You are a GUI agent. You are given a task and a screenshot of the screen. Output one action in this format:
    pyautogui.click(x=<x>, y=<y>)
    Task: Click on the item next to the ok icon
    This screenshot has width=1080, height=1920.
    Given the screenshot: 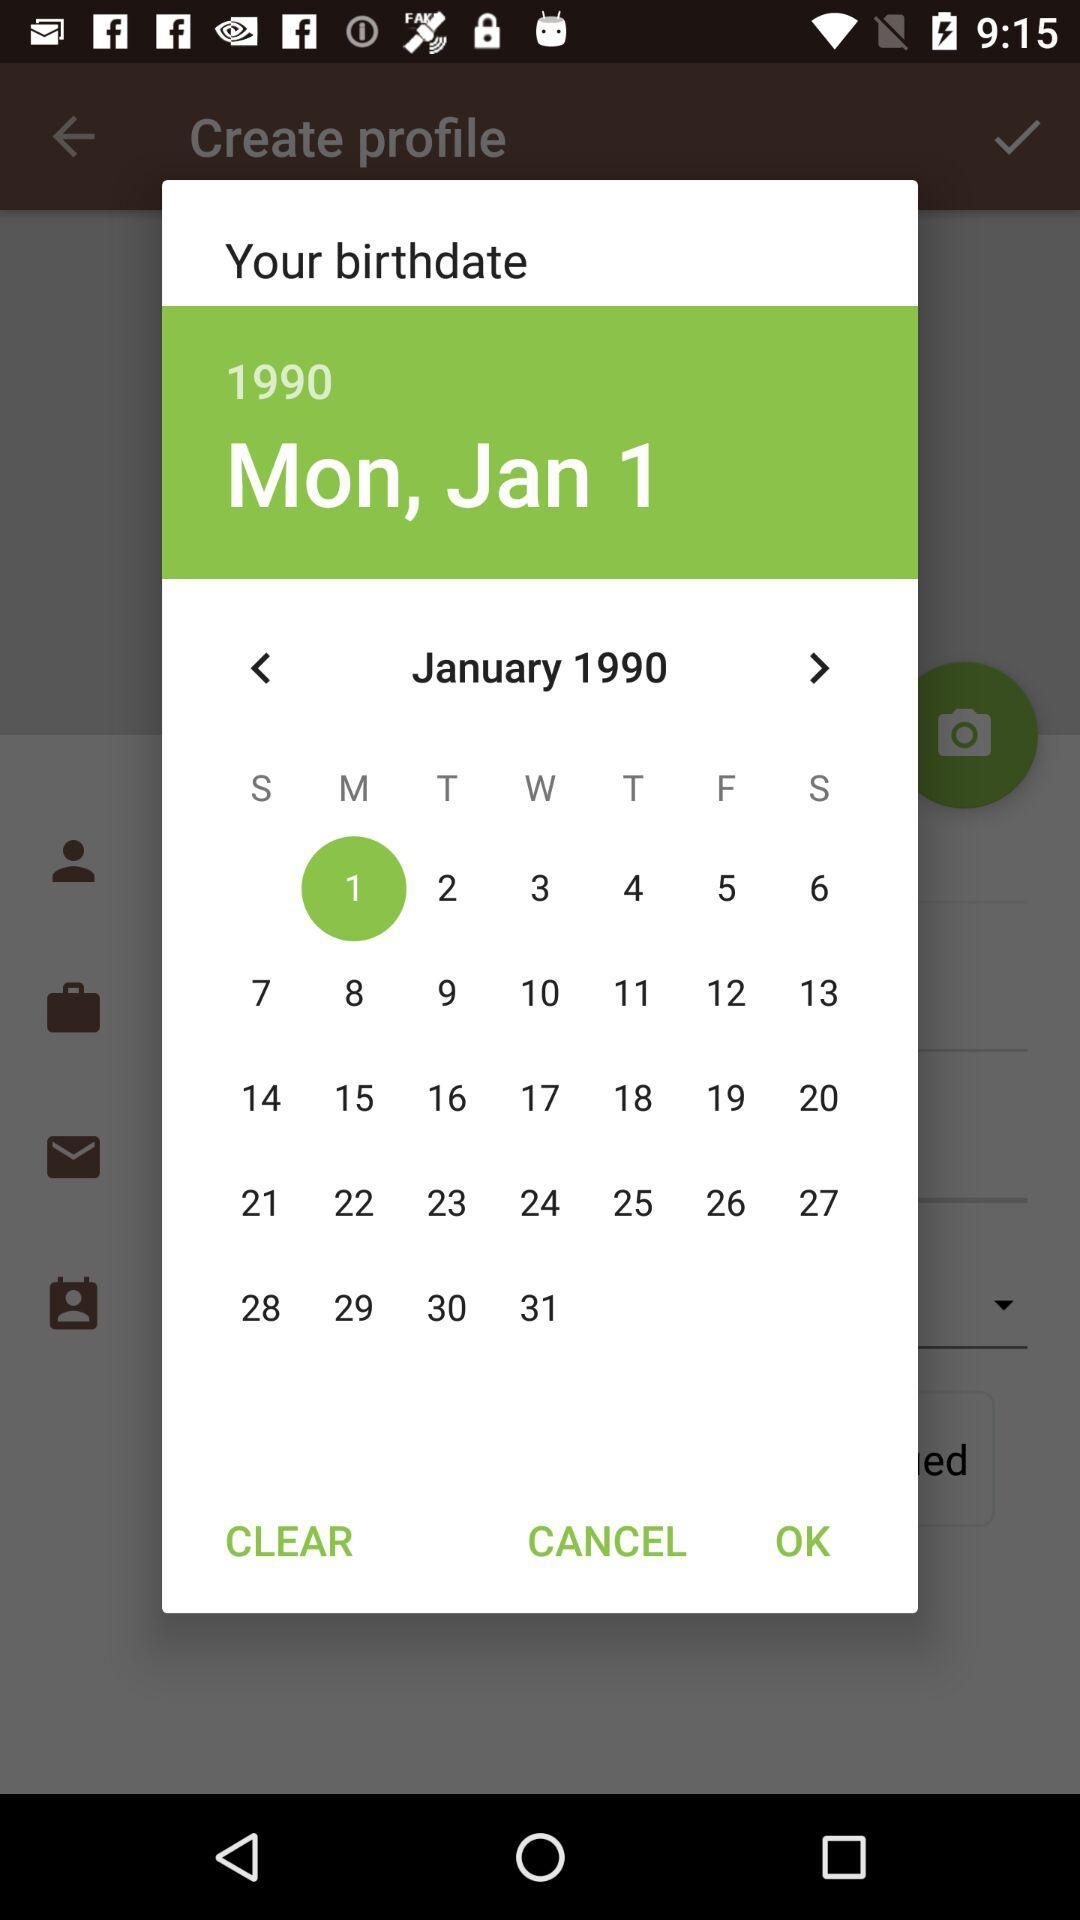 What is the action you would take?
    pyautogui.click(x=606, y=1538)
    